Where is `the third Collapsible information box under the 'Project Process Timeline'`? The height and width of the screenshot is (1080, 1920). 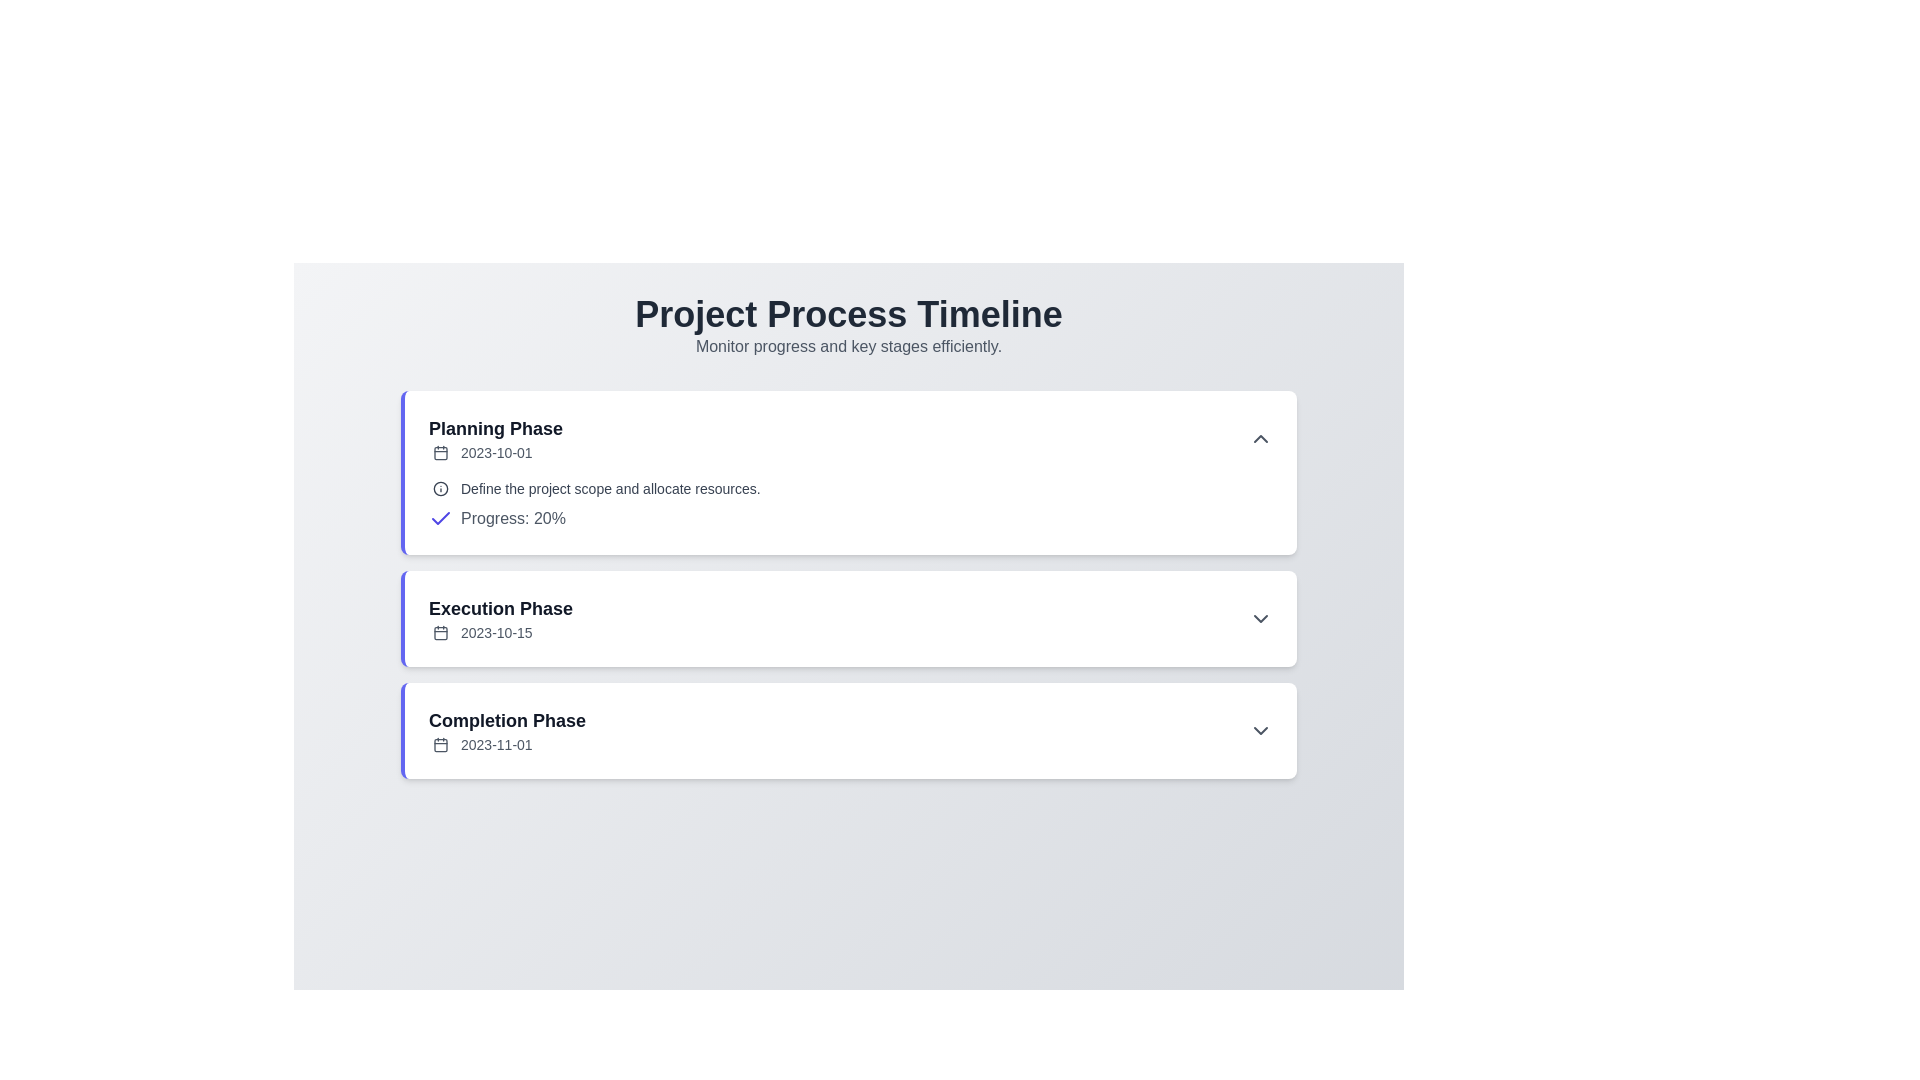
the third Collapsible information box under the 'Project Process Timeline' is located at coordinates (849, 731).